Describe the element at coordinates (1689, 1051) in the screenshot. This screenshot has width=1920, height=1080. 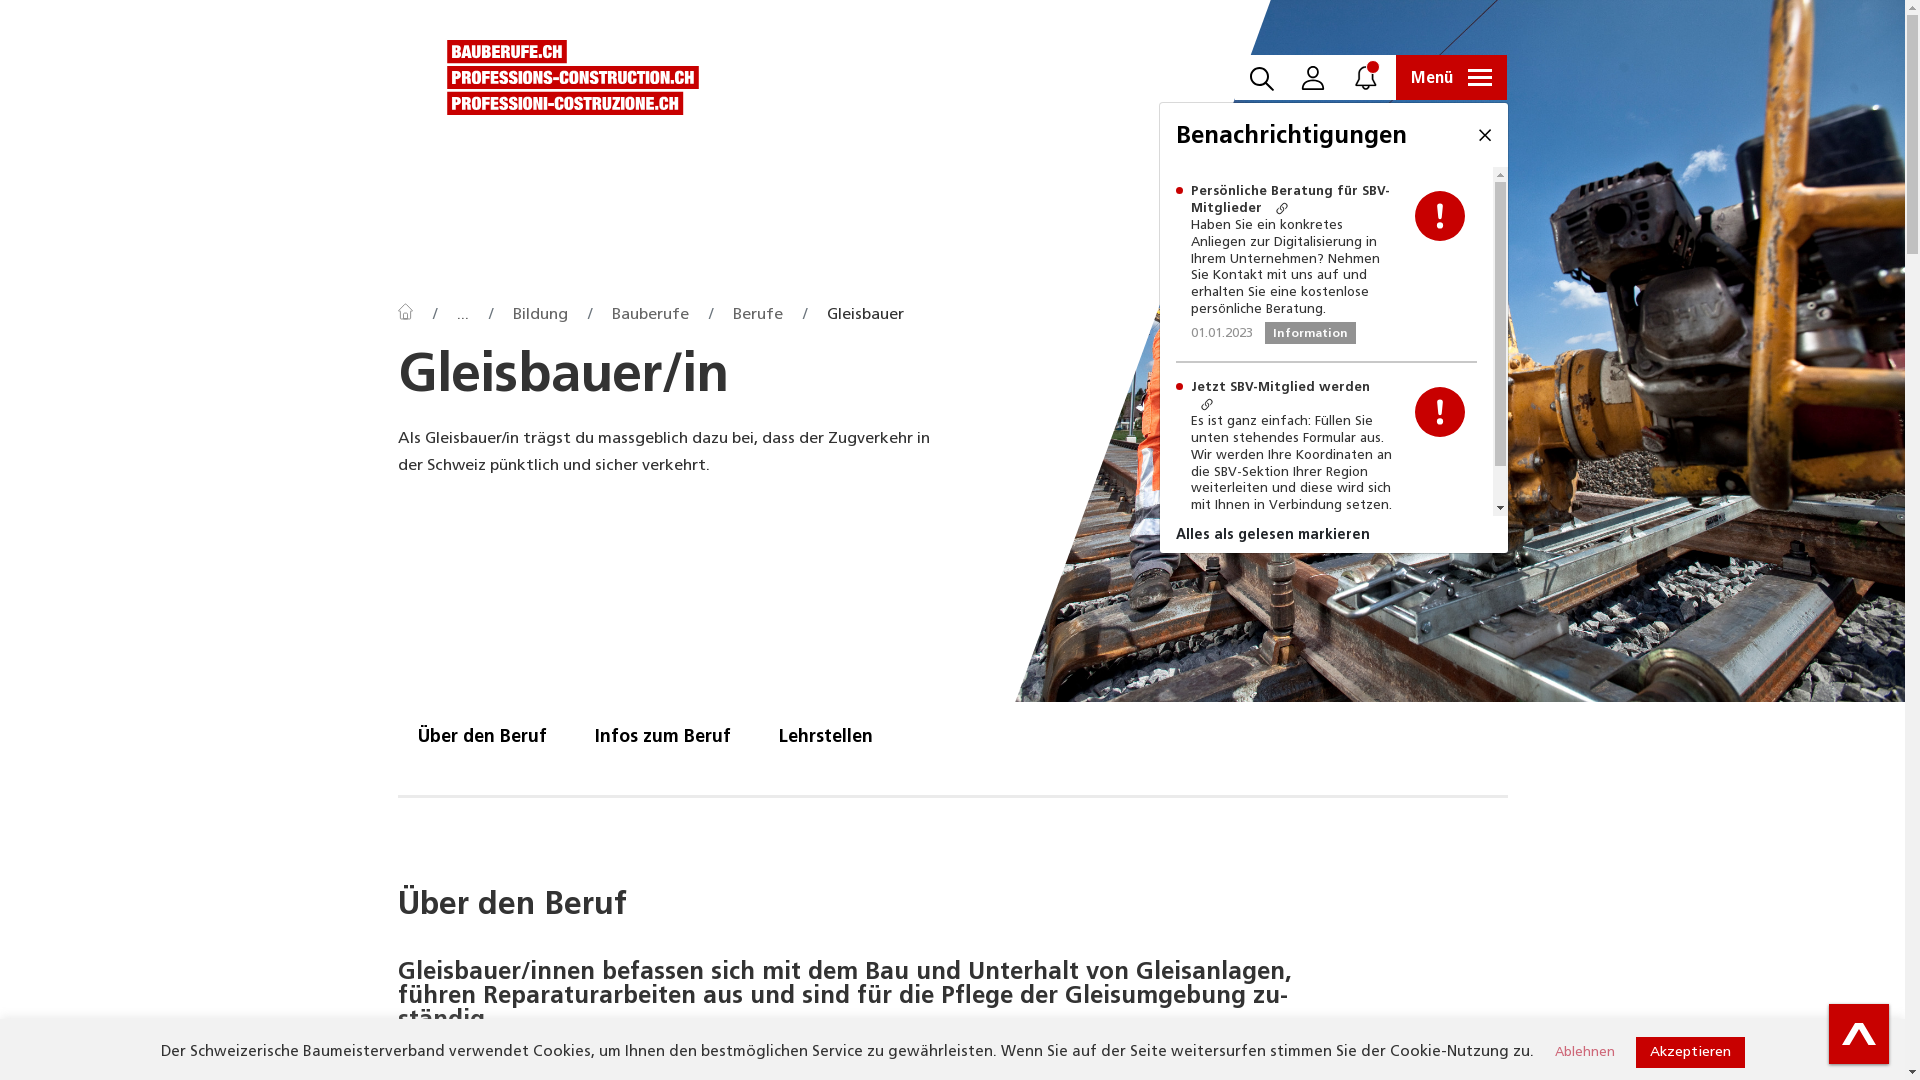
I see `'Akzeptieren'` at that location.